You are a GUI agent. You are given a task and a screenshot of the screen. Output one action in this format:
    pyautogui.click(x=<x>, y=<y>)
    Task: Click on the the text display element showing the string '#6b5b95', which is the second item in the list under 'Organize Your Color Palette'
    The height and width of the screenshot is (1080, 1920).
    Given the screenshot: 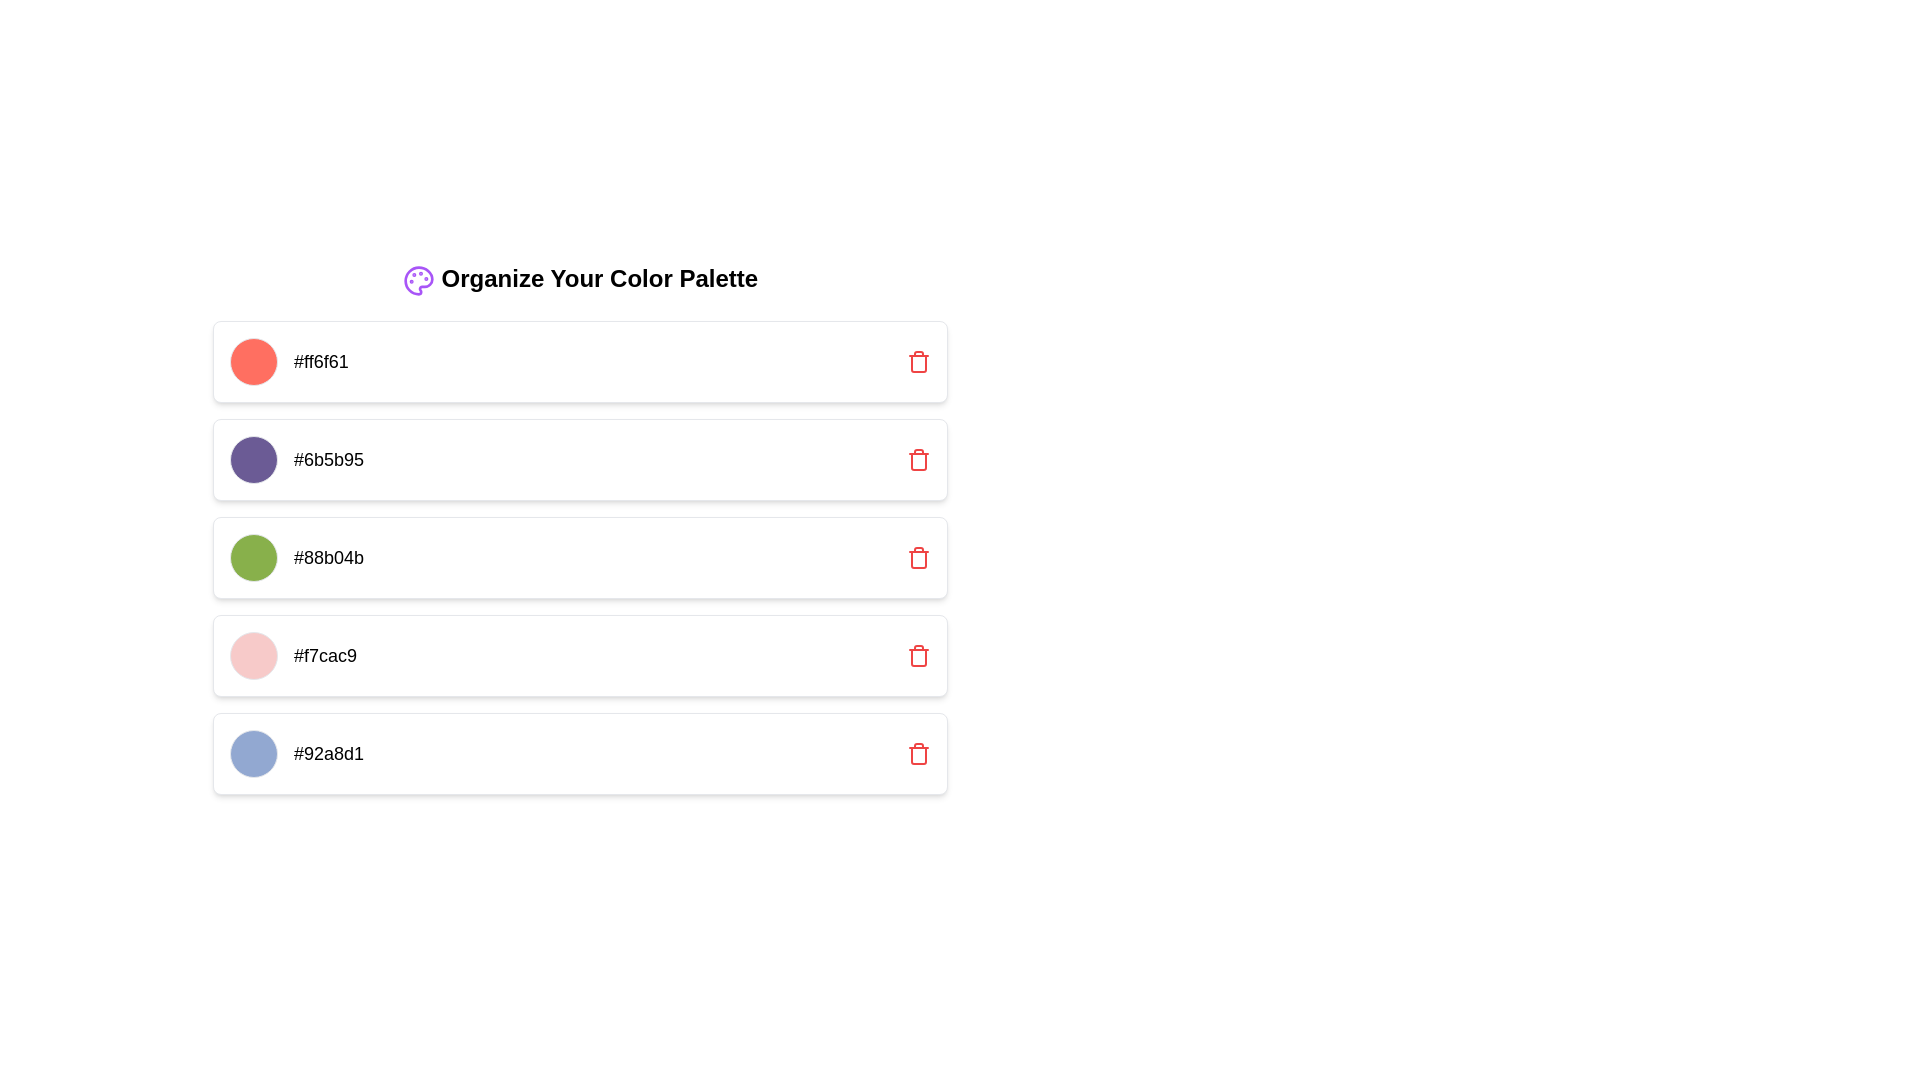 What is the action you would take?
    pyautogui.click(x=329, y=459)
    